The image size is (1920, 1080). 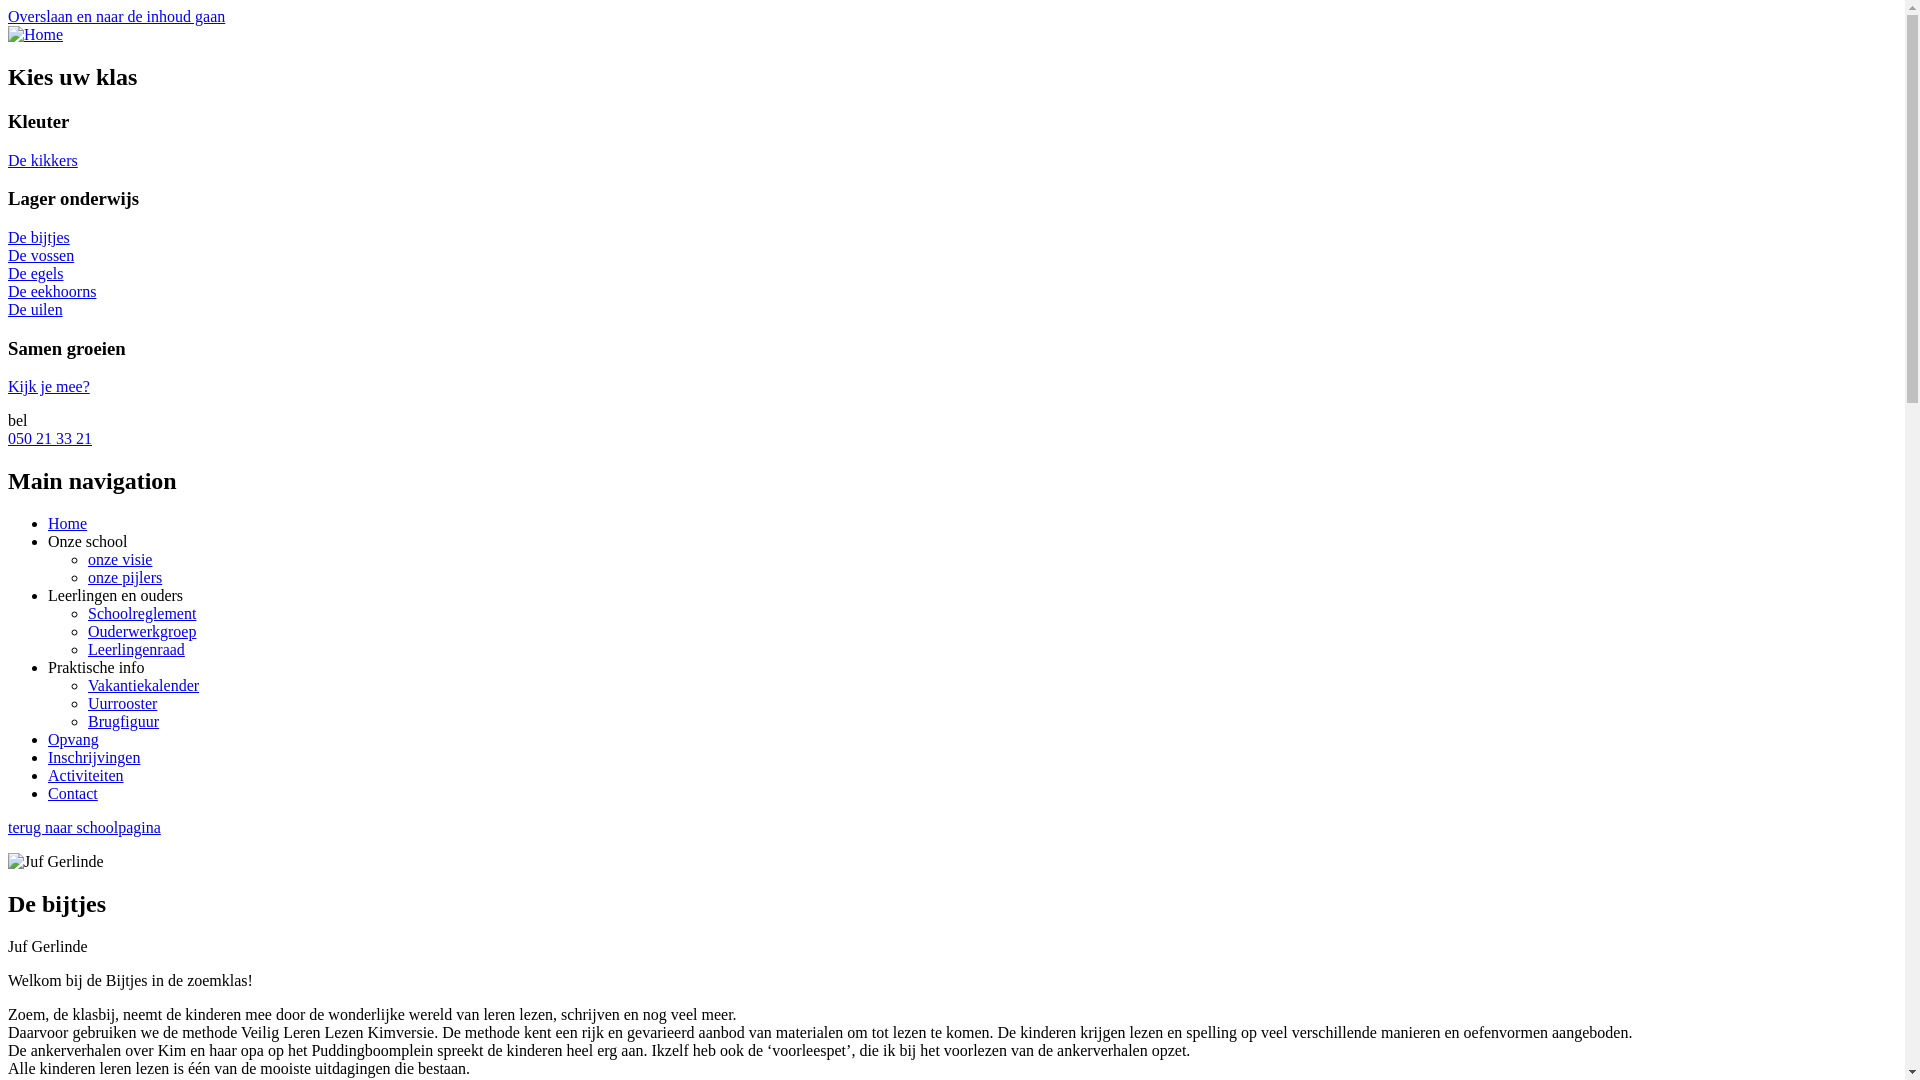 I want to click on 'Kijk je mee?', so click(x=48, y=386).